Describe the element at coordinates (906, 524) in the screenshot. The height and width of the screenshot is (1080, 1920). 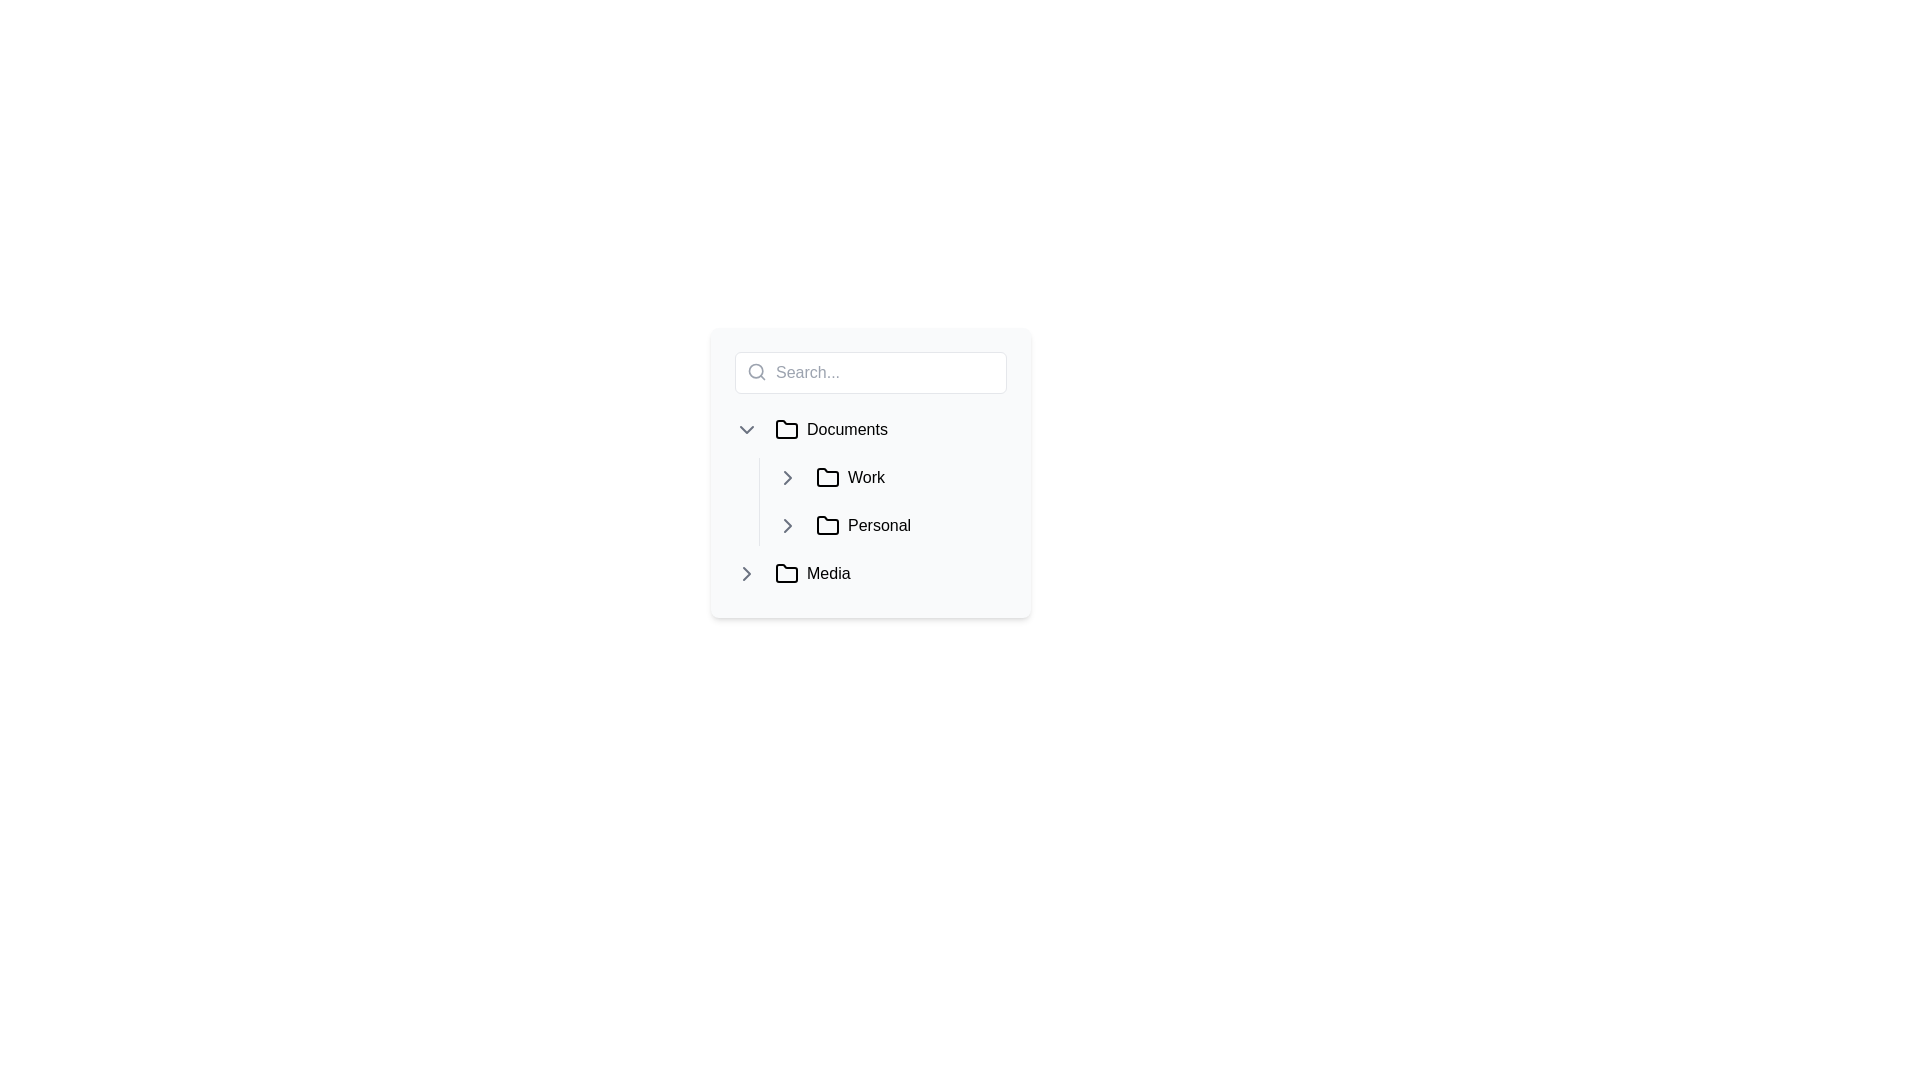
I see `the 'Personal' folder item in the navigational tree structure` at that location.